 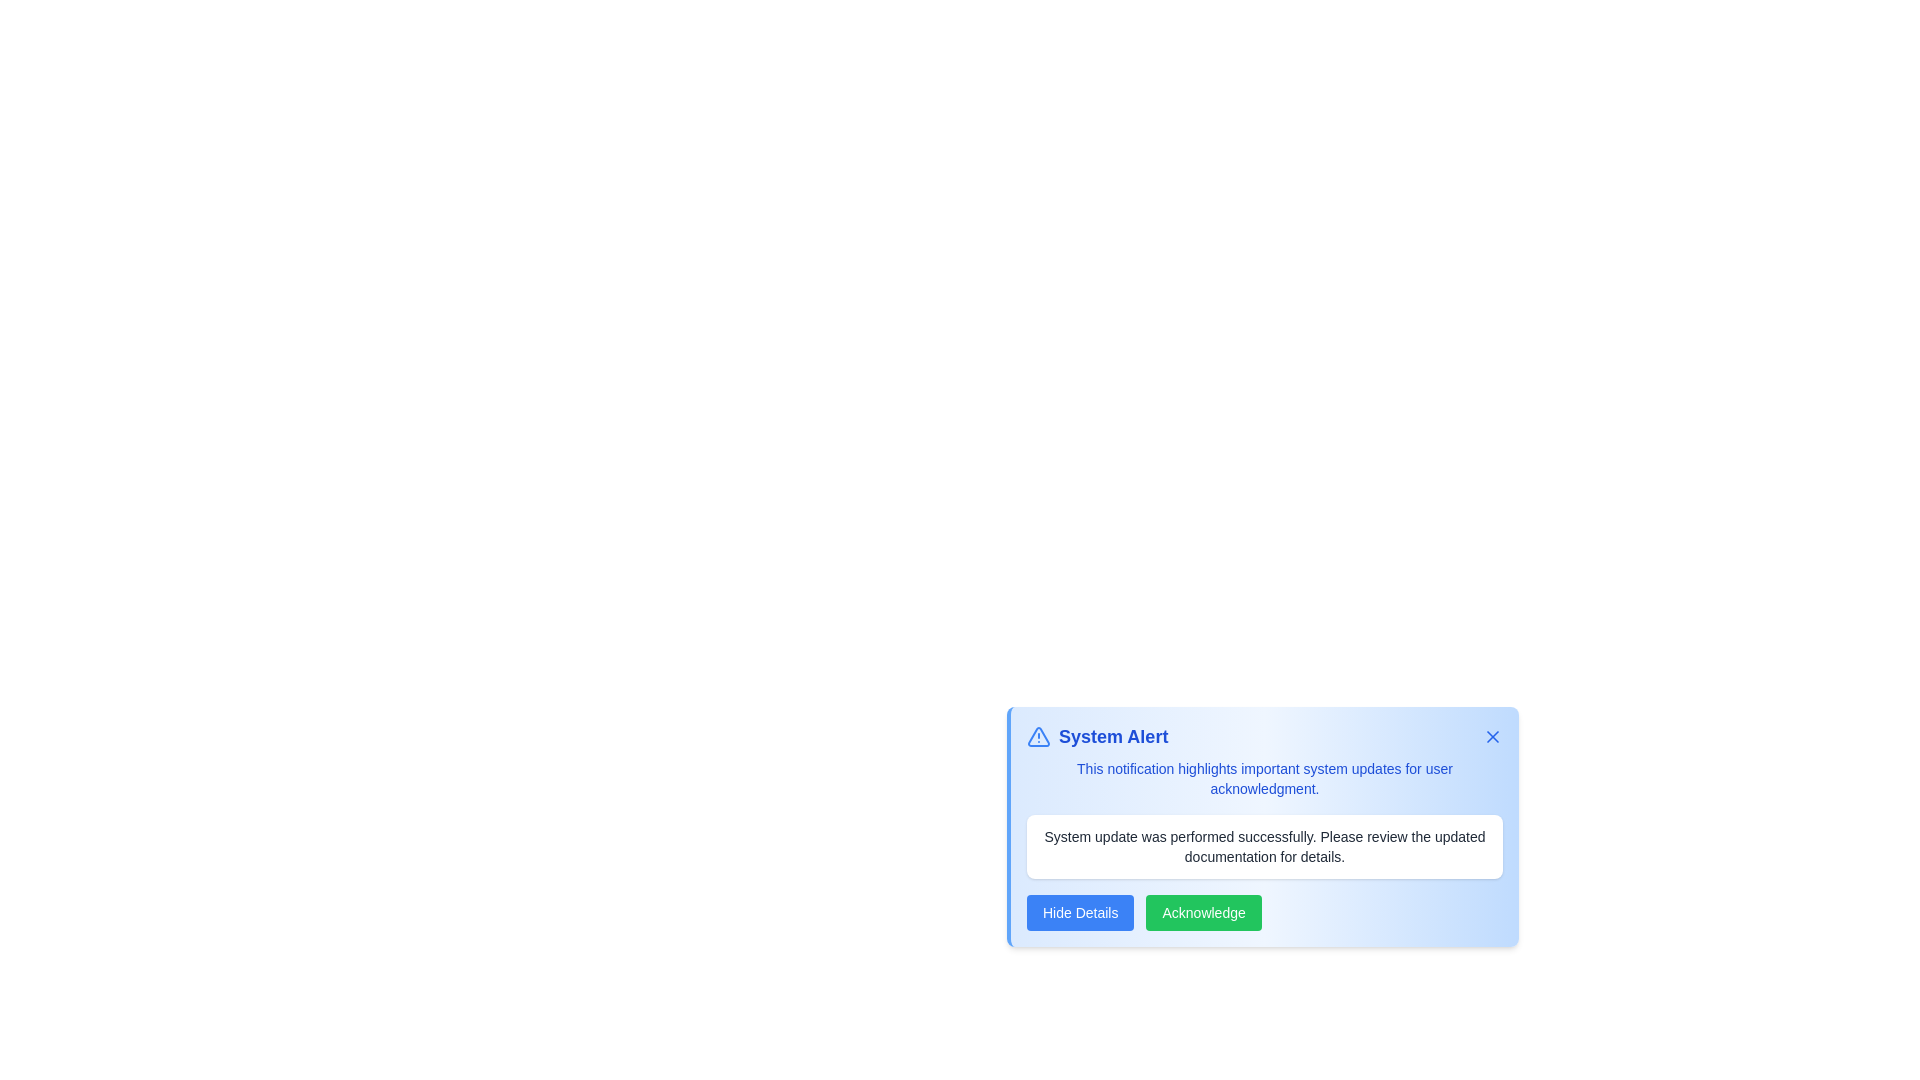 What do you see at coordinates (1079, 913) in the screenshot?
I see `the 'Hide Details' button to toggle the visibility of the detailed information section` at bounding box center [1079, 913].